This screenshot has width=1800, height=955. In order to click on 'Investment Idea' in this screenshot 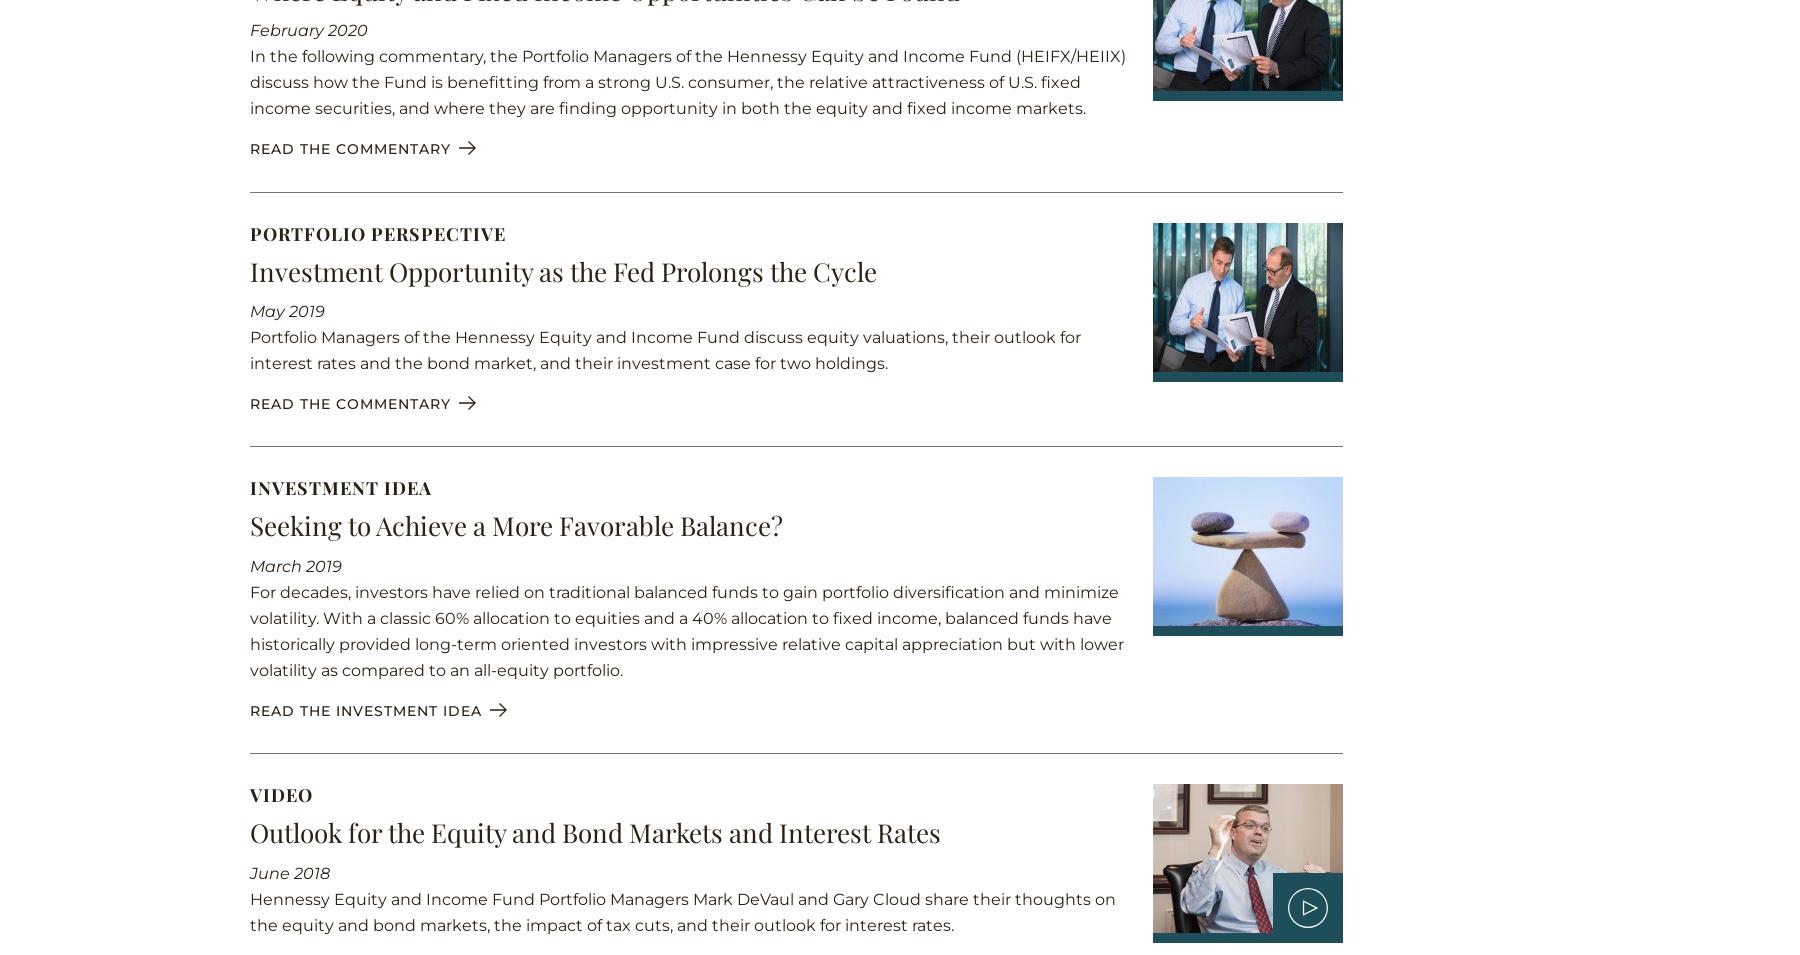, I will do `click(340, 488)`.